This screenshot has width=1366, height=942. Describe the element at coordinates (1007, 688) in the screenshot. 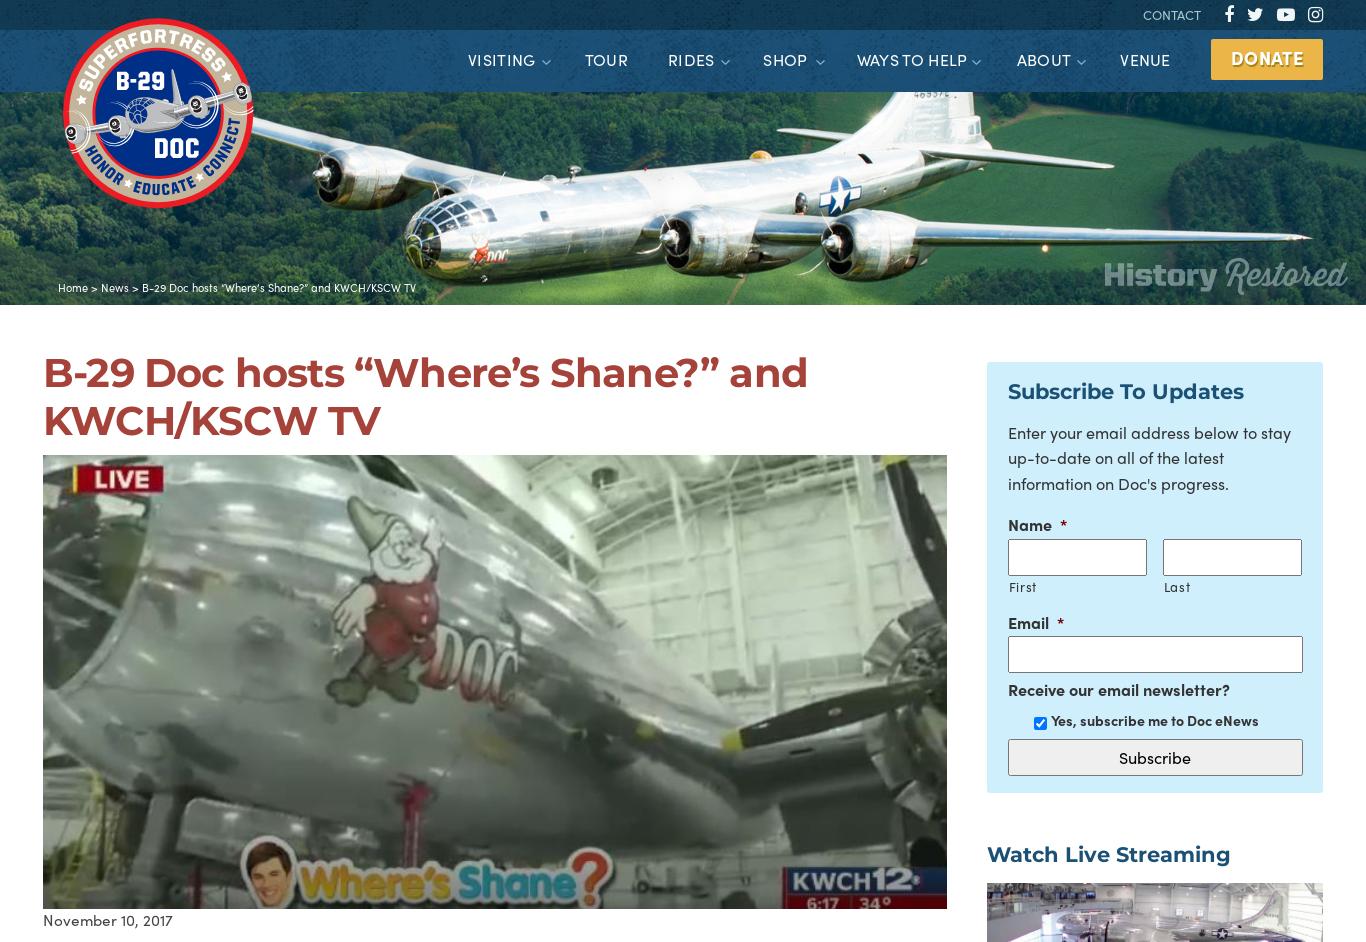

I see `'Receive our email newsletter?'` at that location.